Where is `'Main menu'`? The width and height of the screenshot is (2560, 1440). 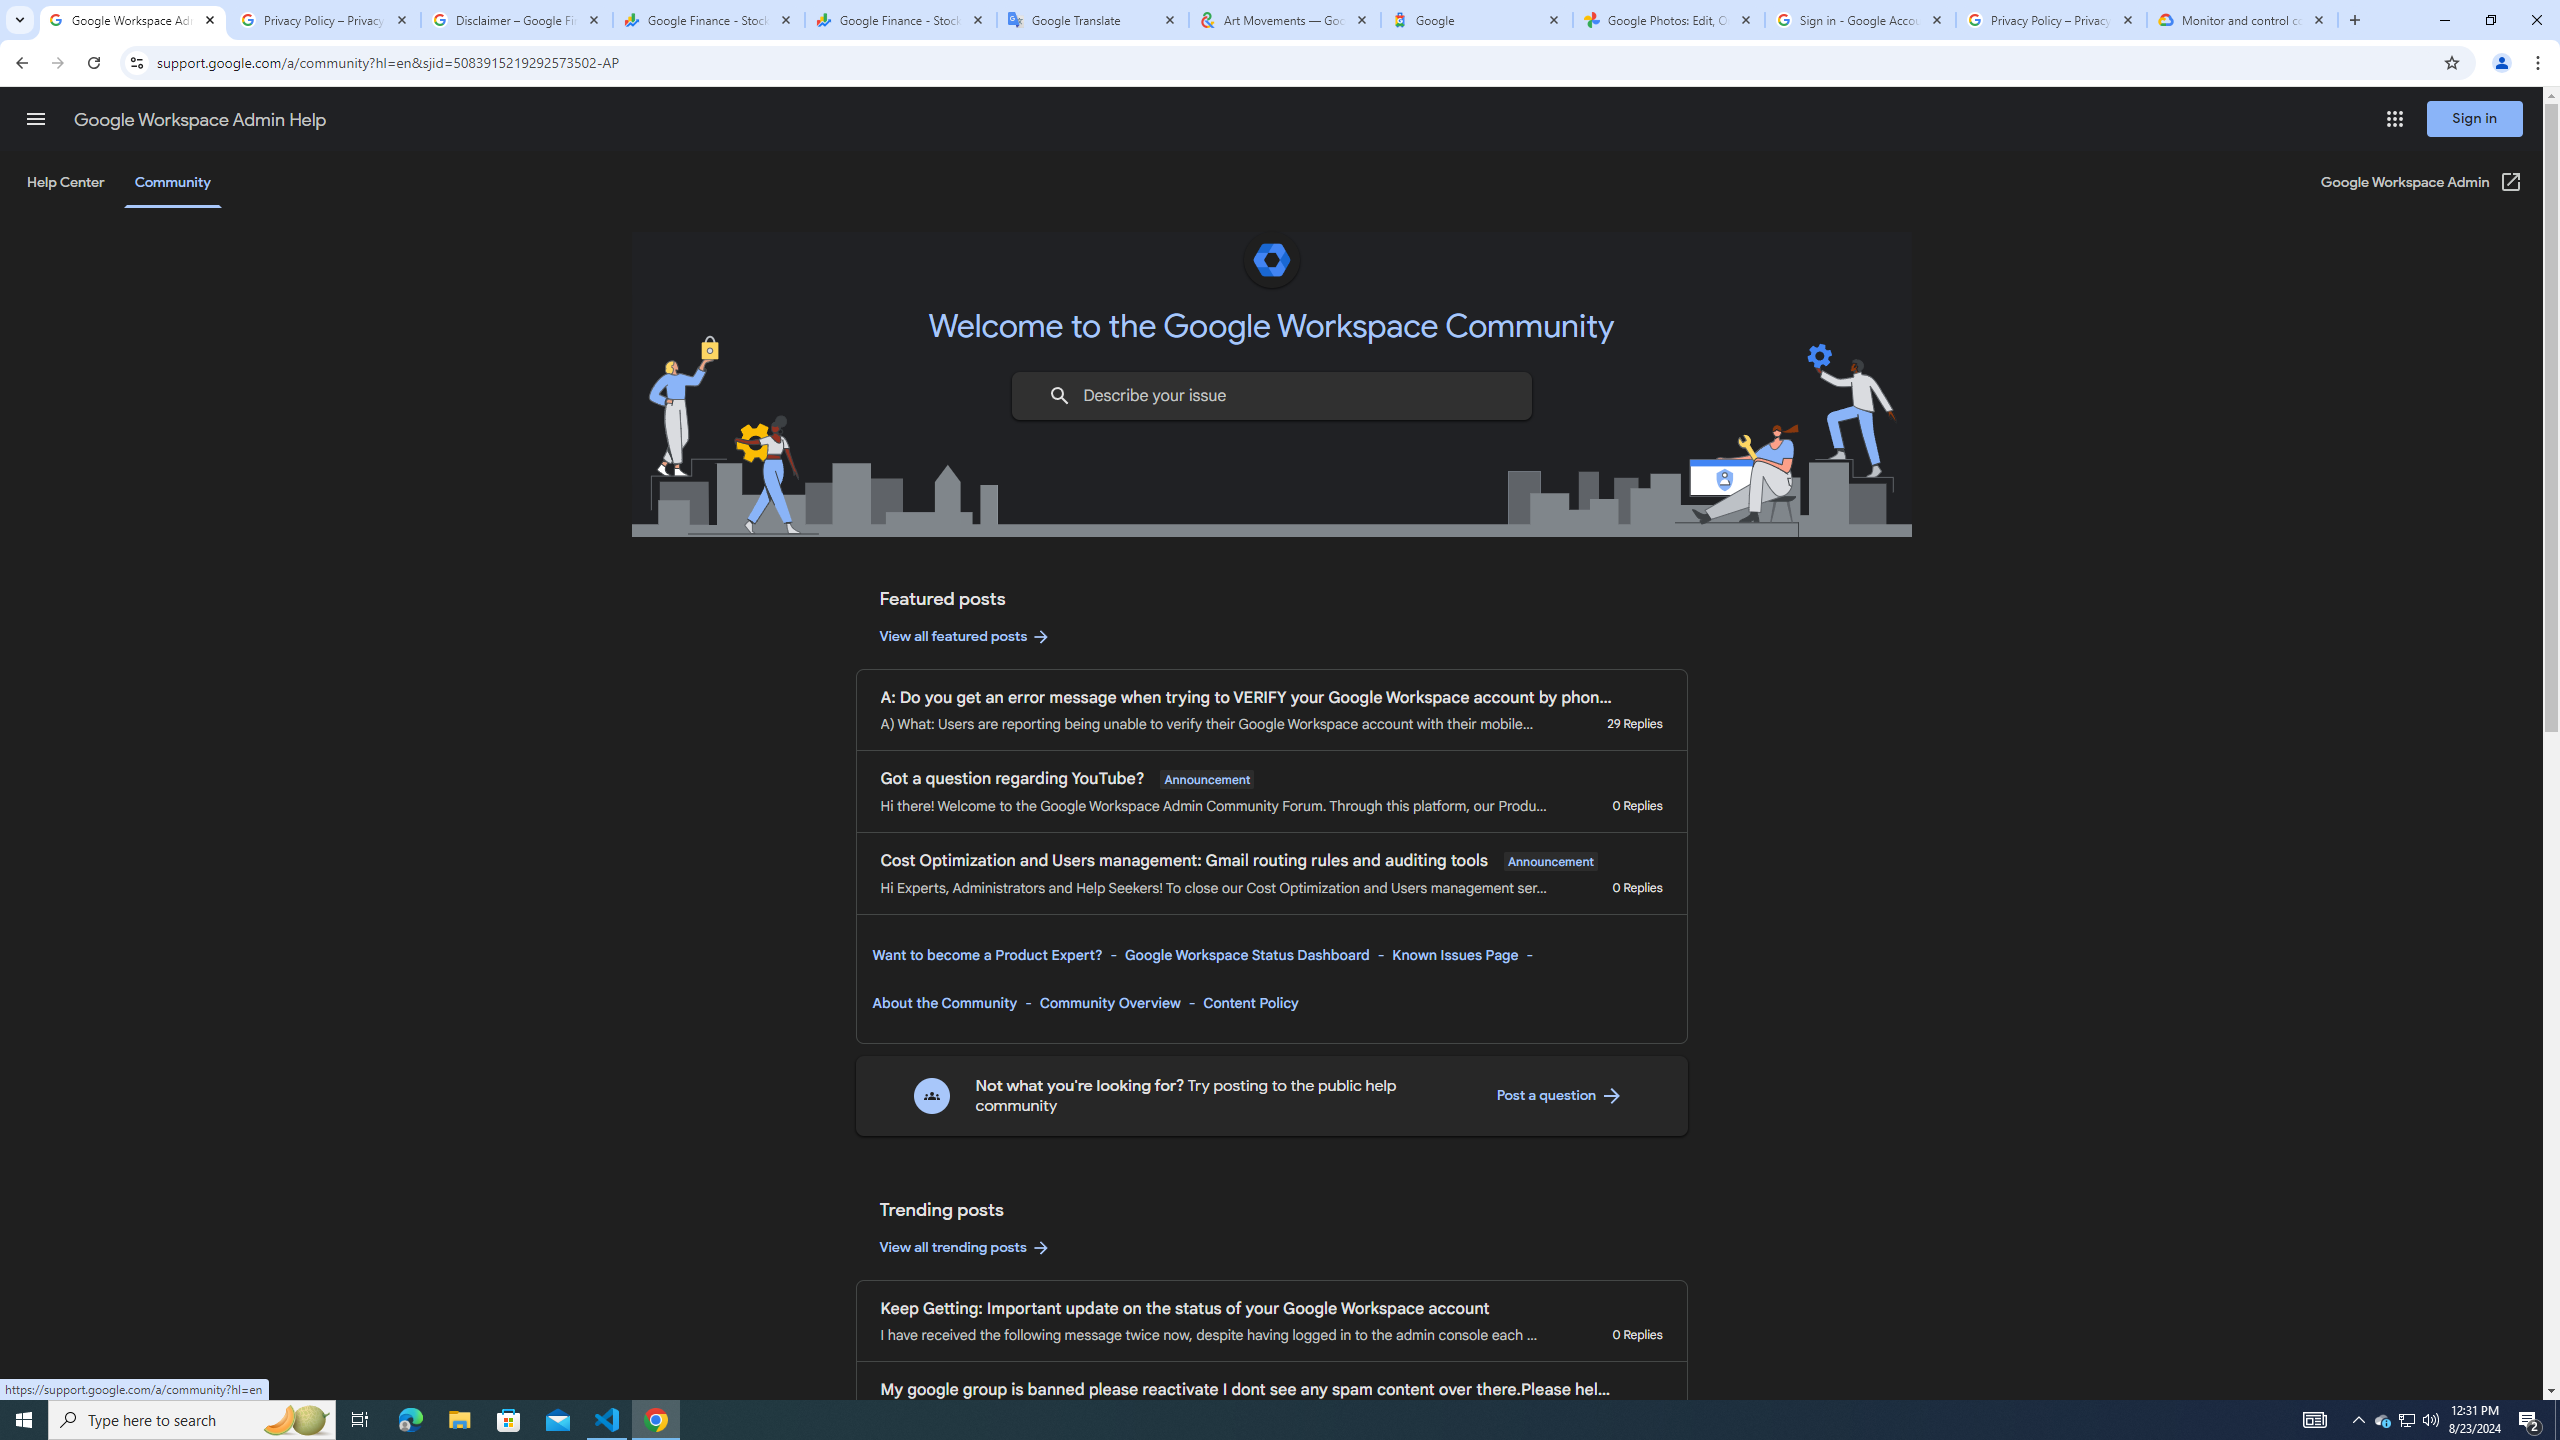
'Main menu' is located at coordinates (34, 118).